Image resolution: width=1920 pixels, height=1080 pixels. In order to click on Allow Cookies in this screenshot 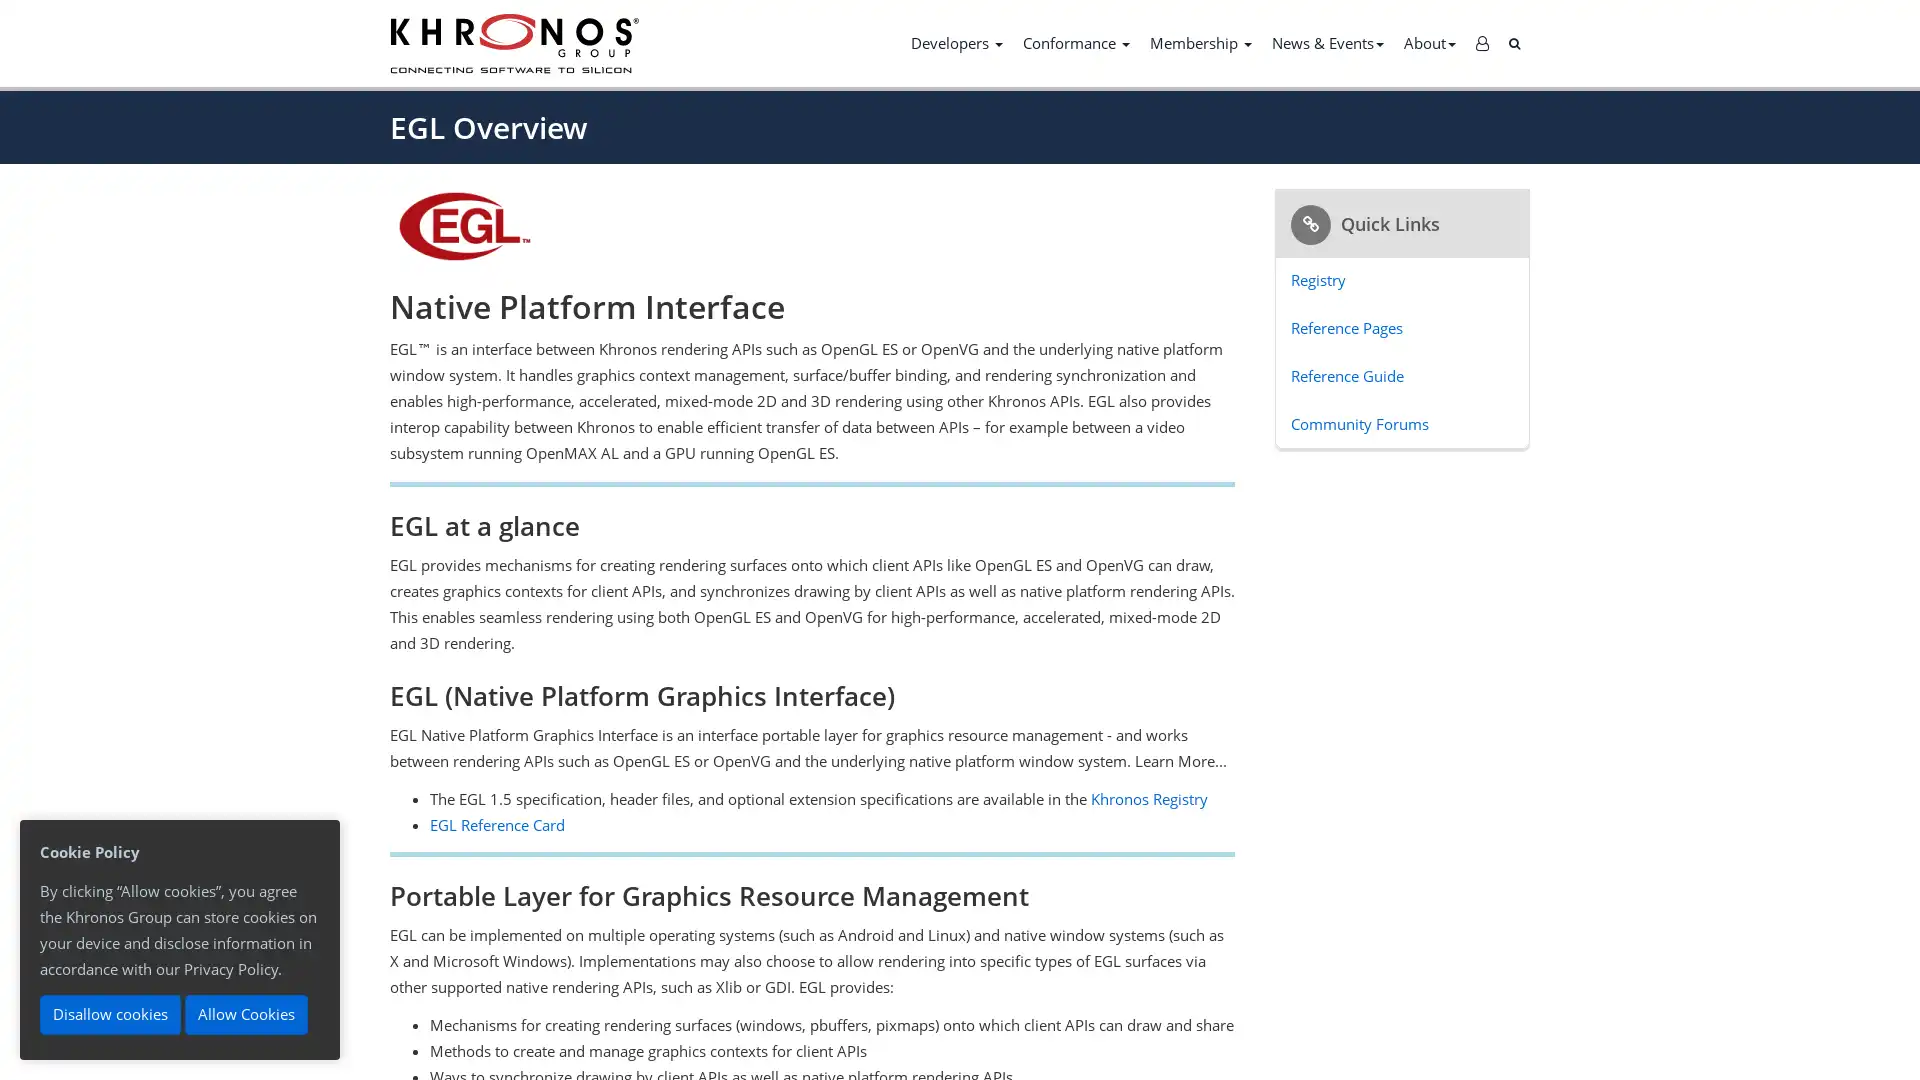, I will do `click(245, 1014)`.